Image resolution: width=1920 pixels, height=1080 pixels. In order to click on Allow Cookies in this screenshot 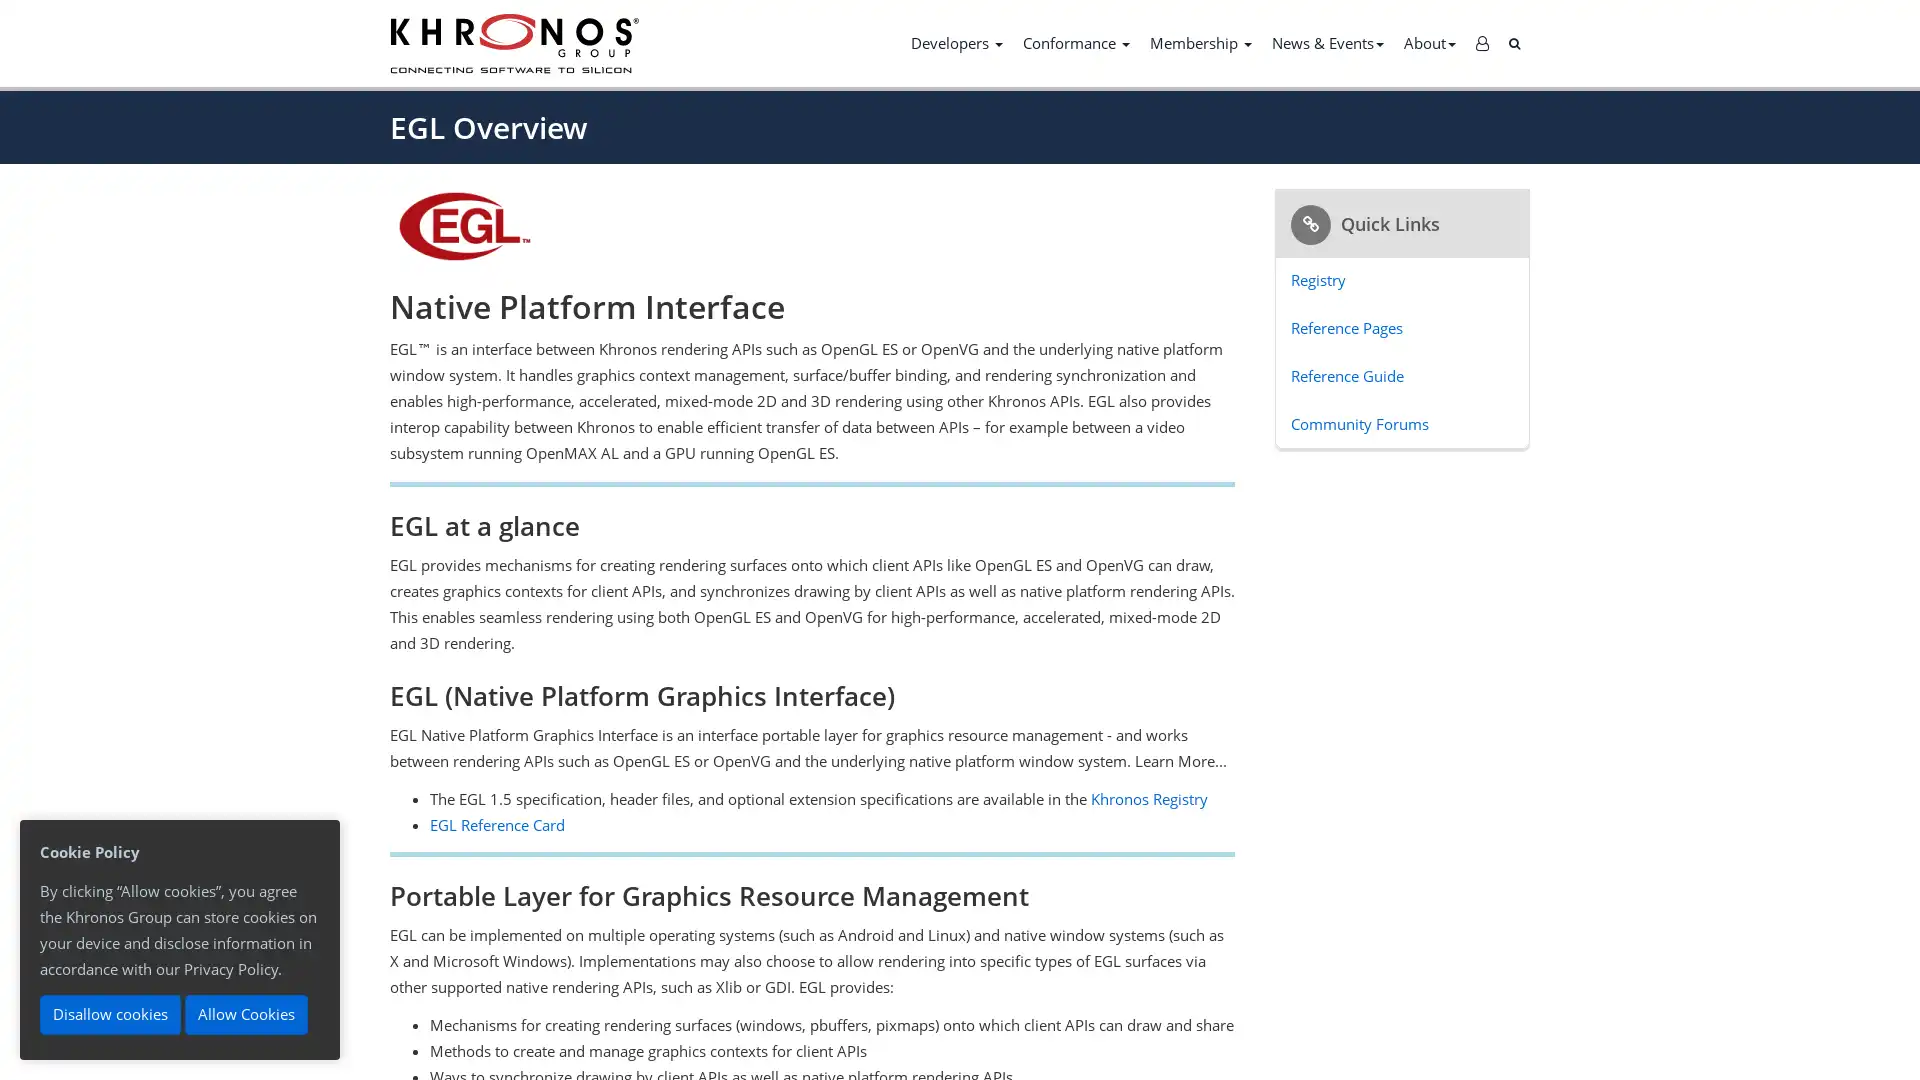, I will do `click(245, 1014)`.